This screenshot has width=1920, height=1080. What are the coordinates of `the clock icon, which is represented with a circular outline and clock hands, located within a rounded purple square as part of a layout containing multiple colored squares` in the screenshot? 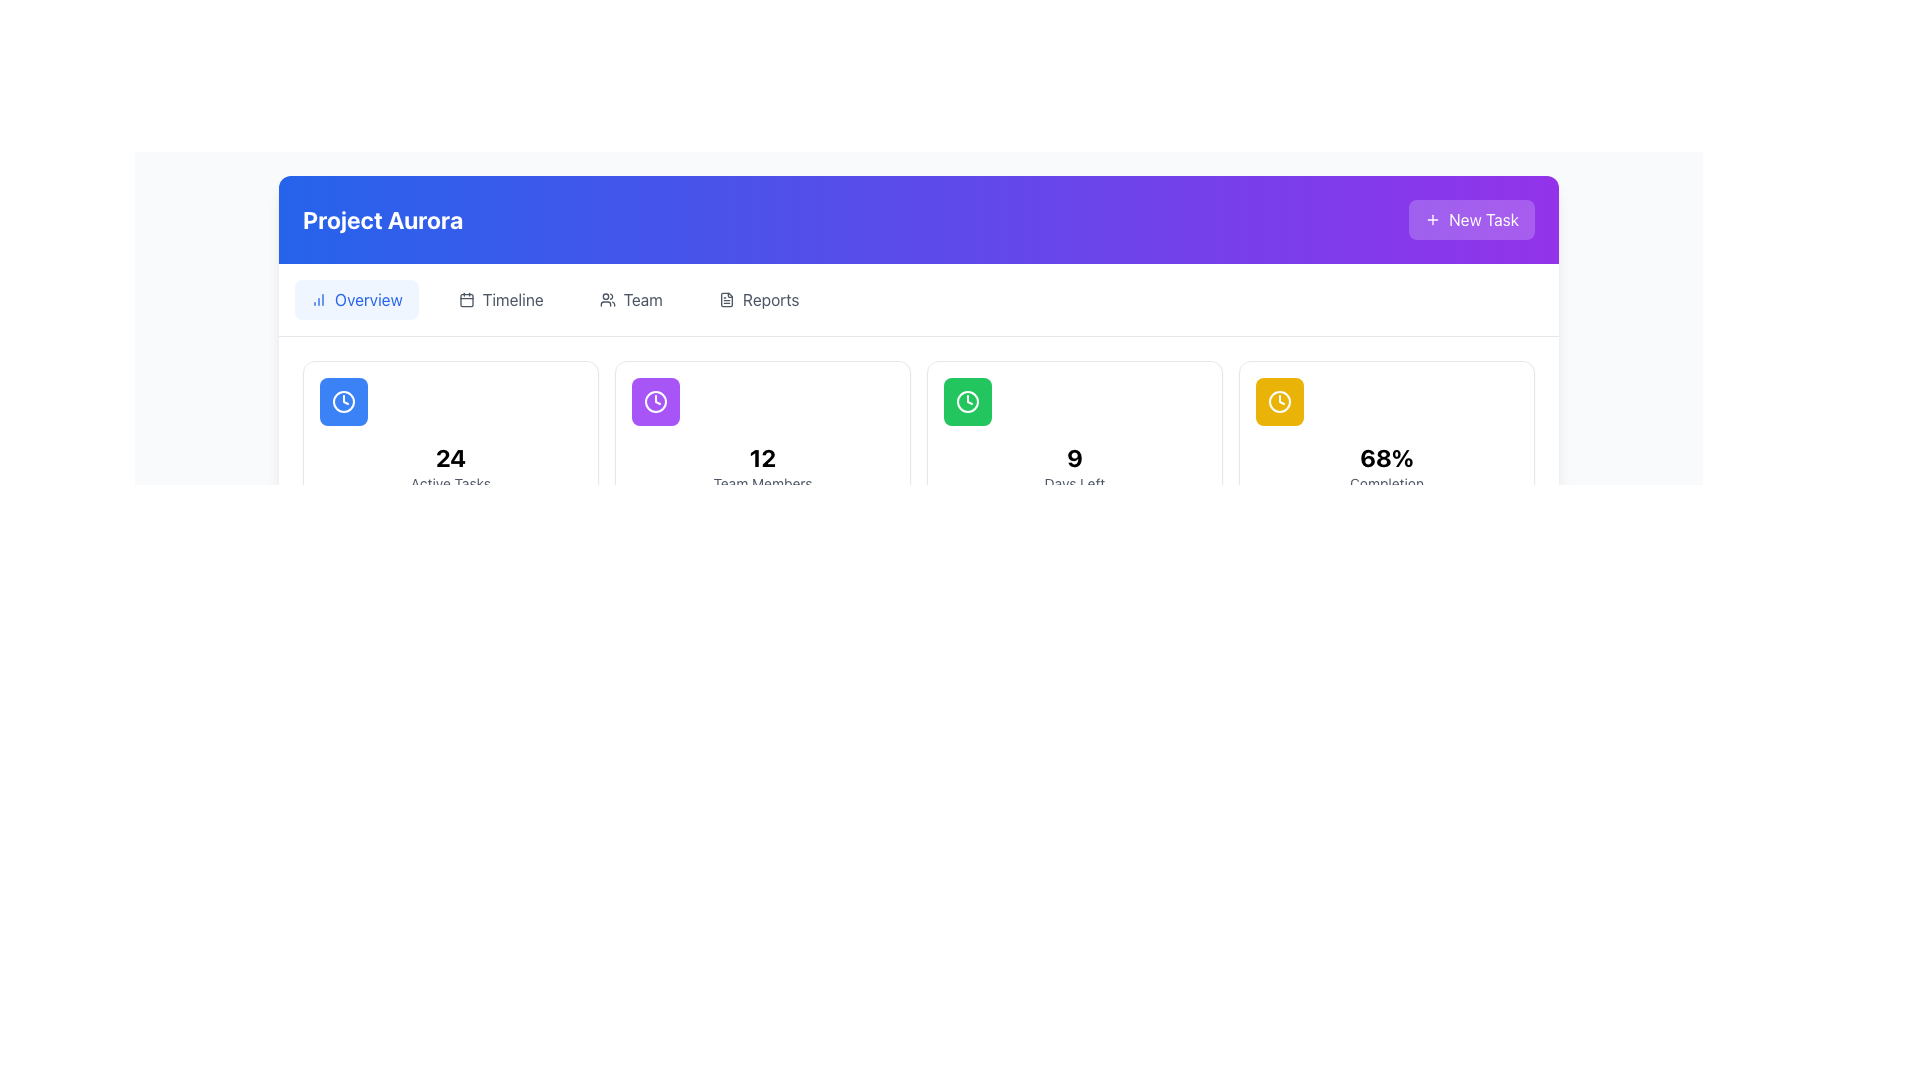 It's located at (656, 401).